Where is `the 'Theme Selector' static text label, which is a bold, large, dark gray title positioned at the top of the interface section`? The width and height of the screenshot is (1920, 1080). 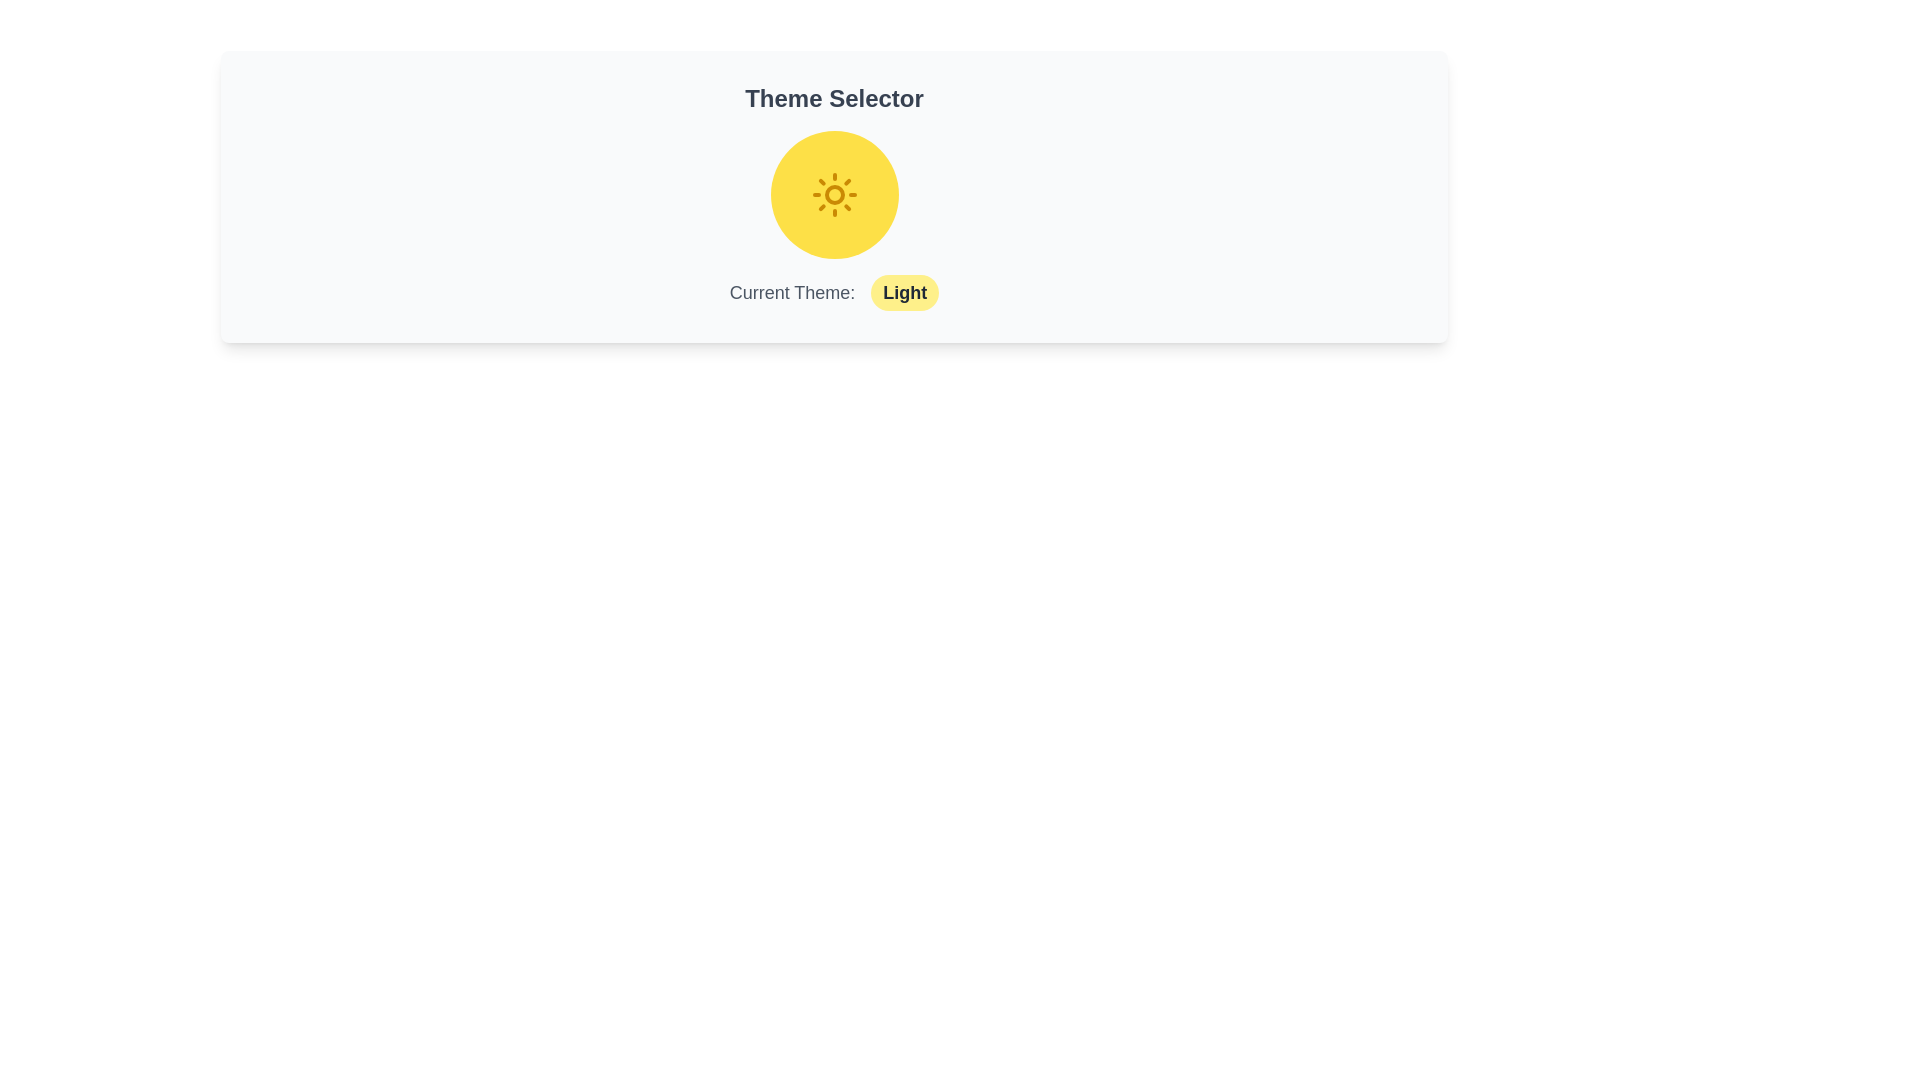
the 'Theme Selector' static text label, which is a bold, large, dark gray title positioned at the top of the interface section is located at coordinates (834, 99).